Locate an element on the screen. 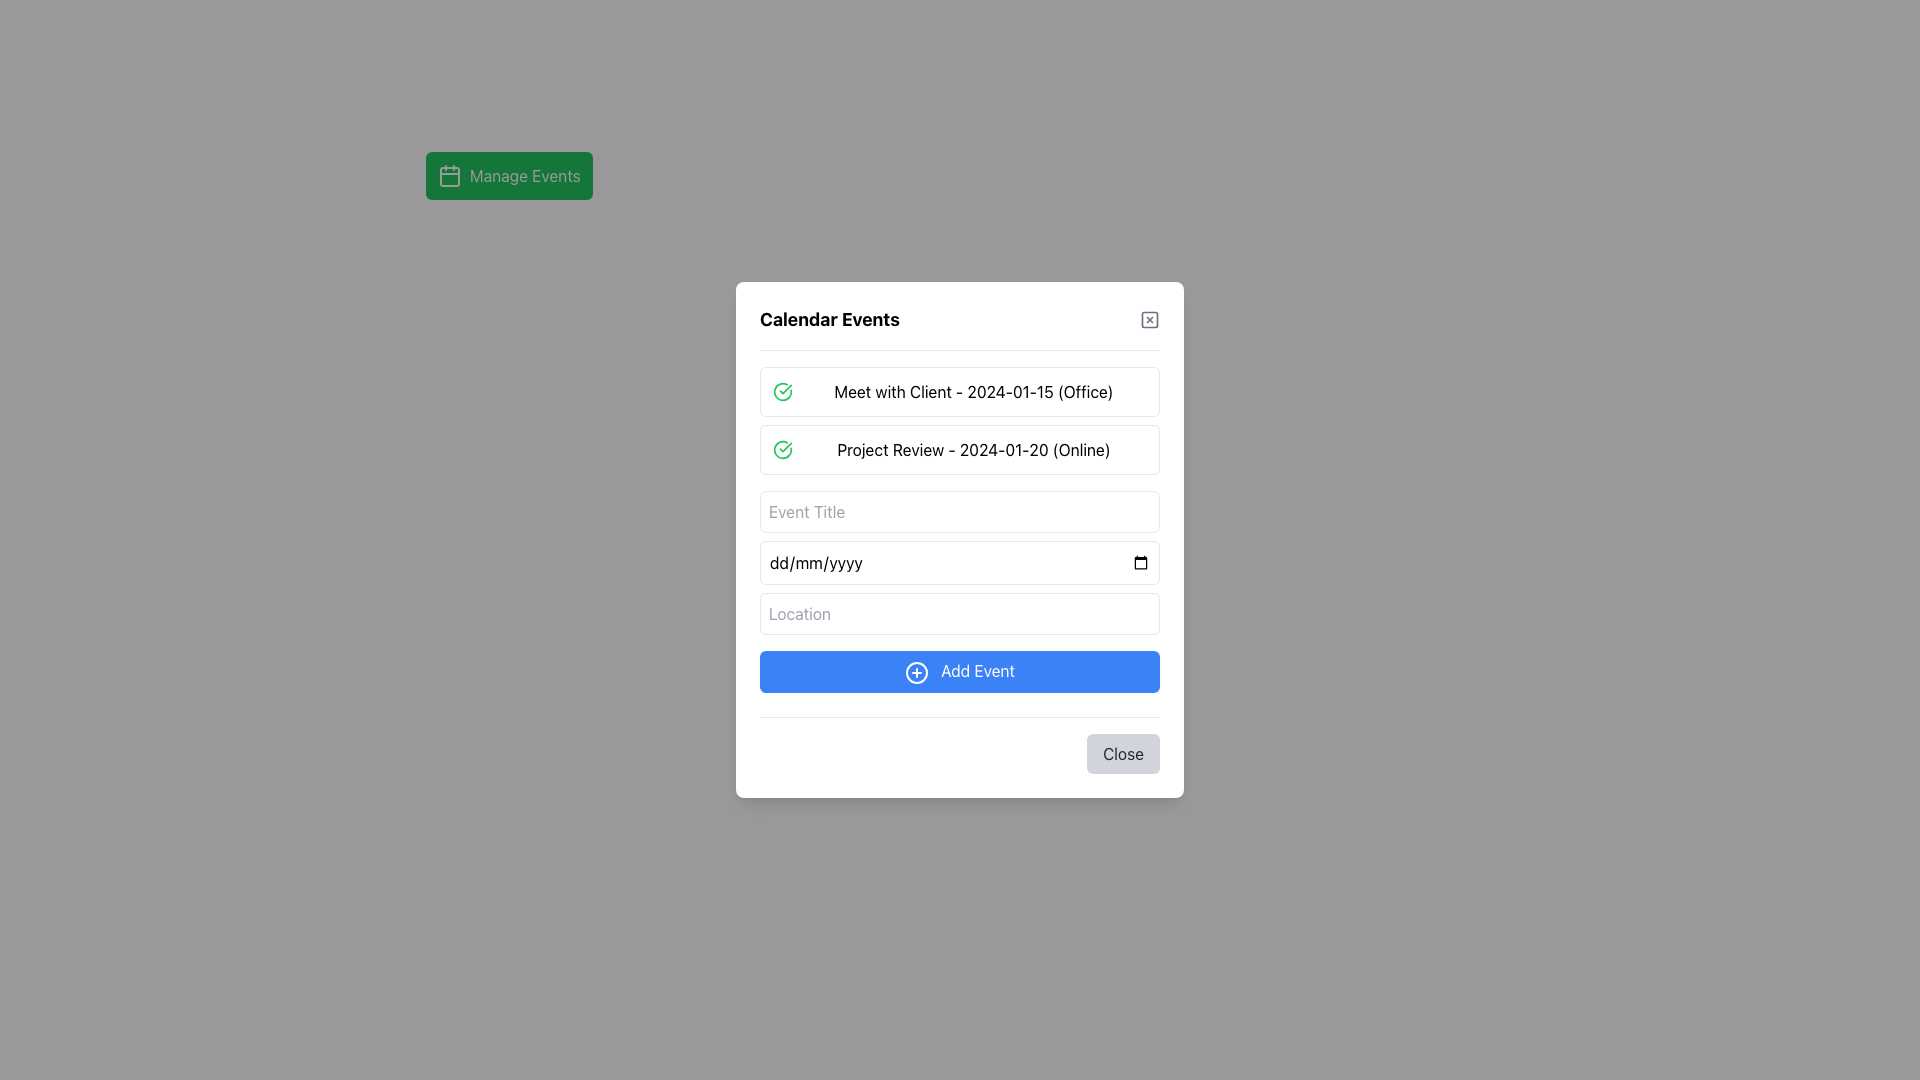  the first list item in the 'Calendar Events' modal dialog is located at coordinates (960, 392).